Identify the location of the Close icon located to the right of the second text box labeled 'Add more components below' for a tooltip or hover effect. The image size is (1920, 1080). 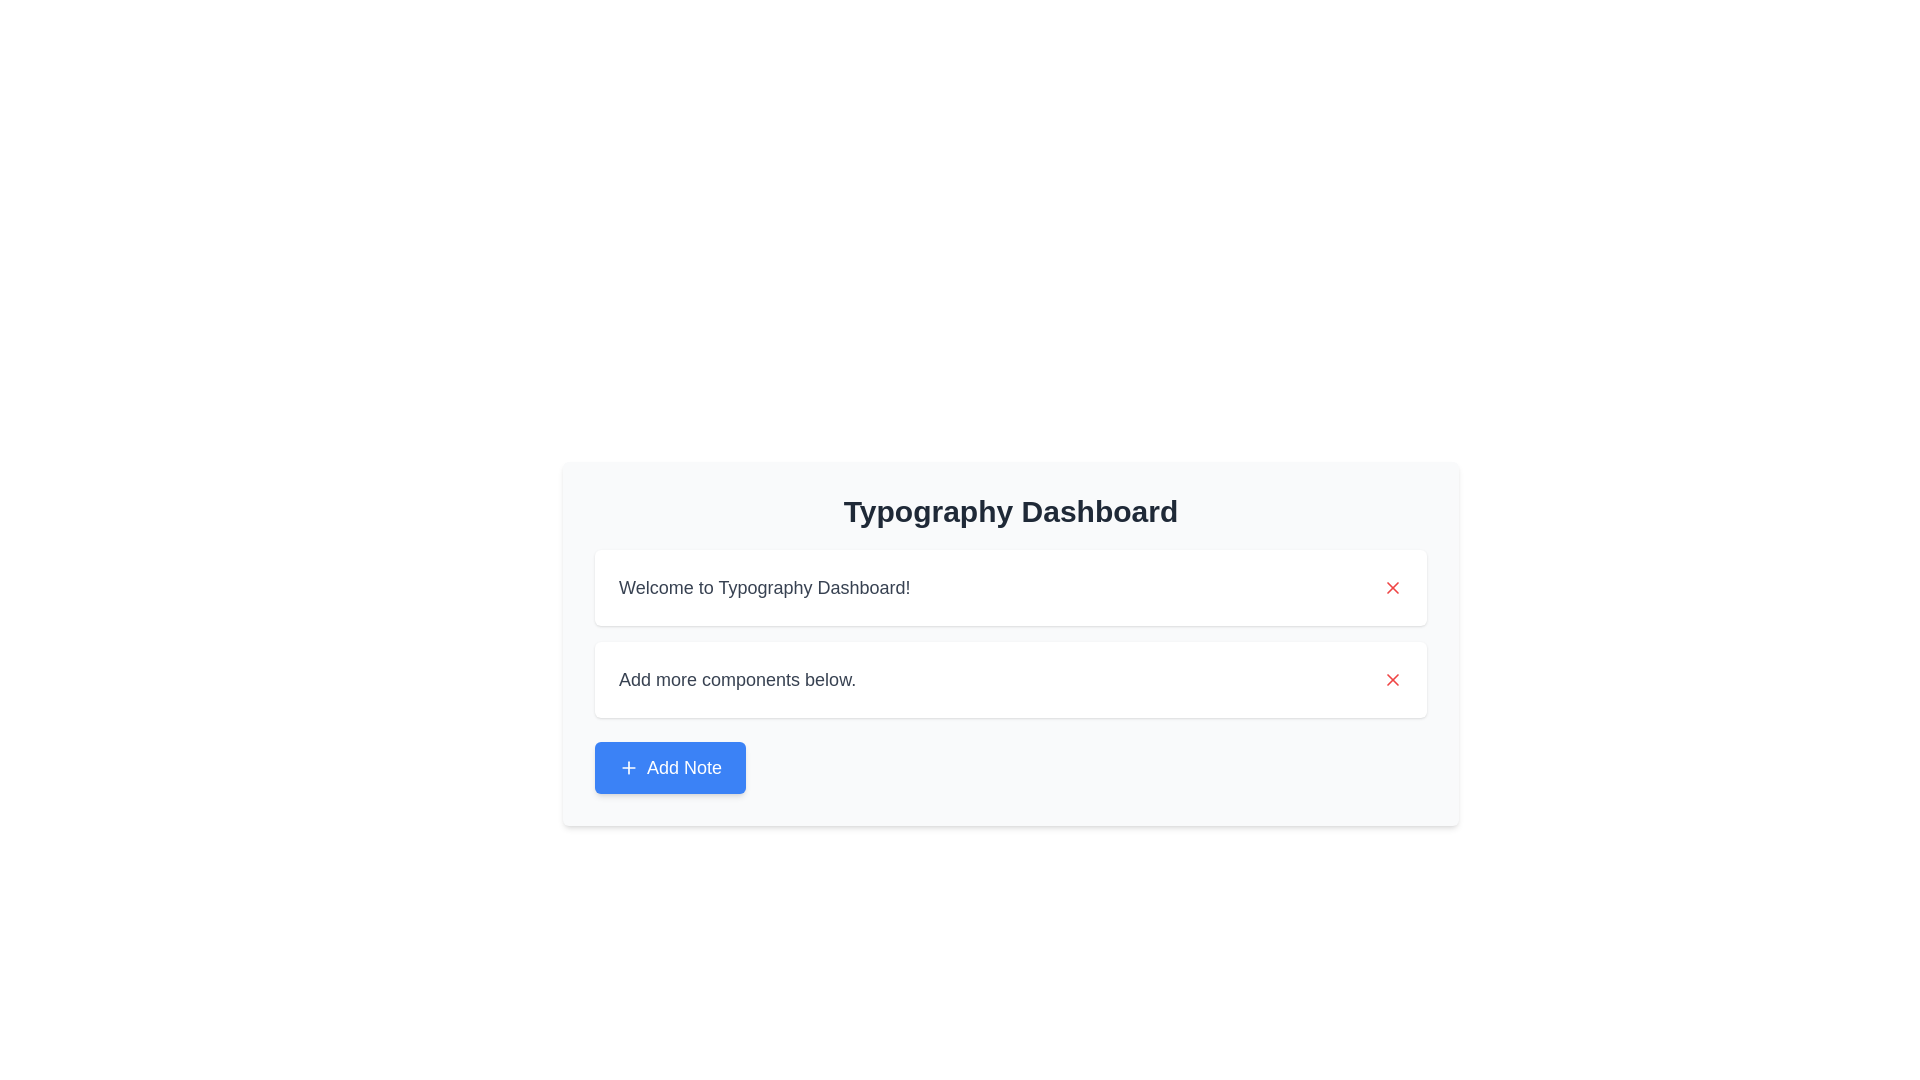
(1391, 678).